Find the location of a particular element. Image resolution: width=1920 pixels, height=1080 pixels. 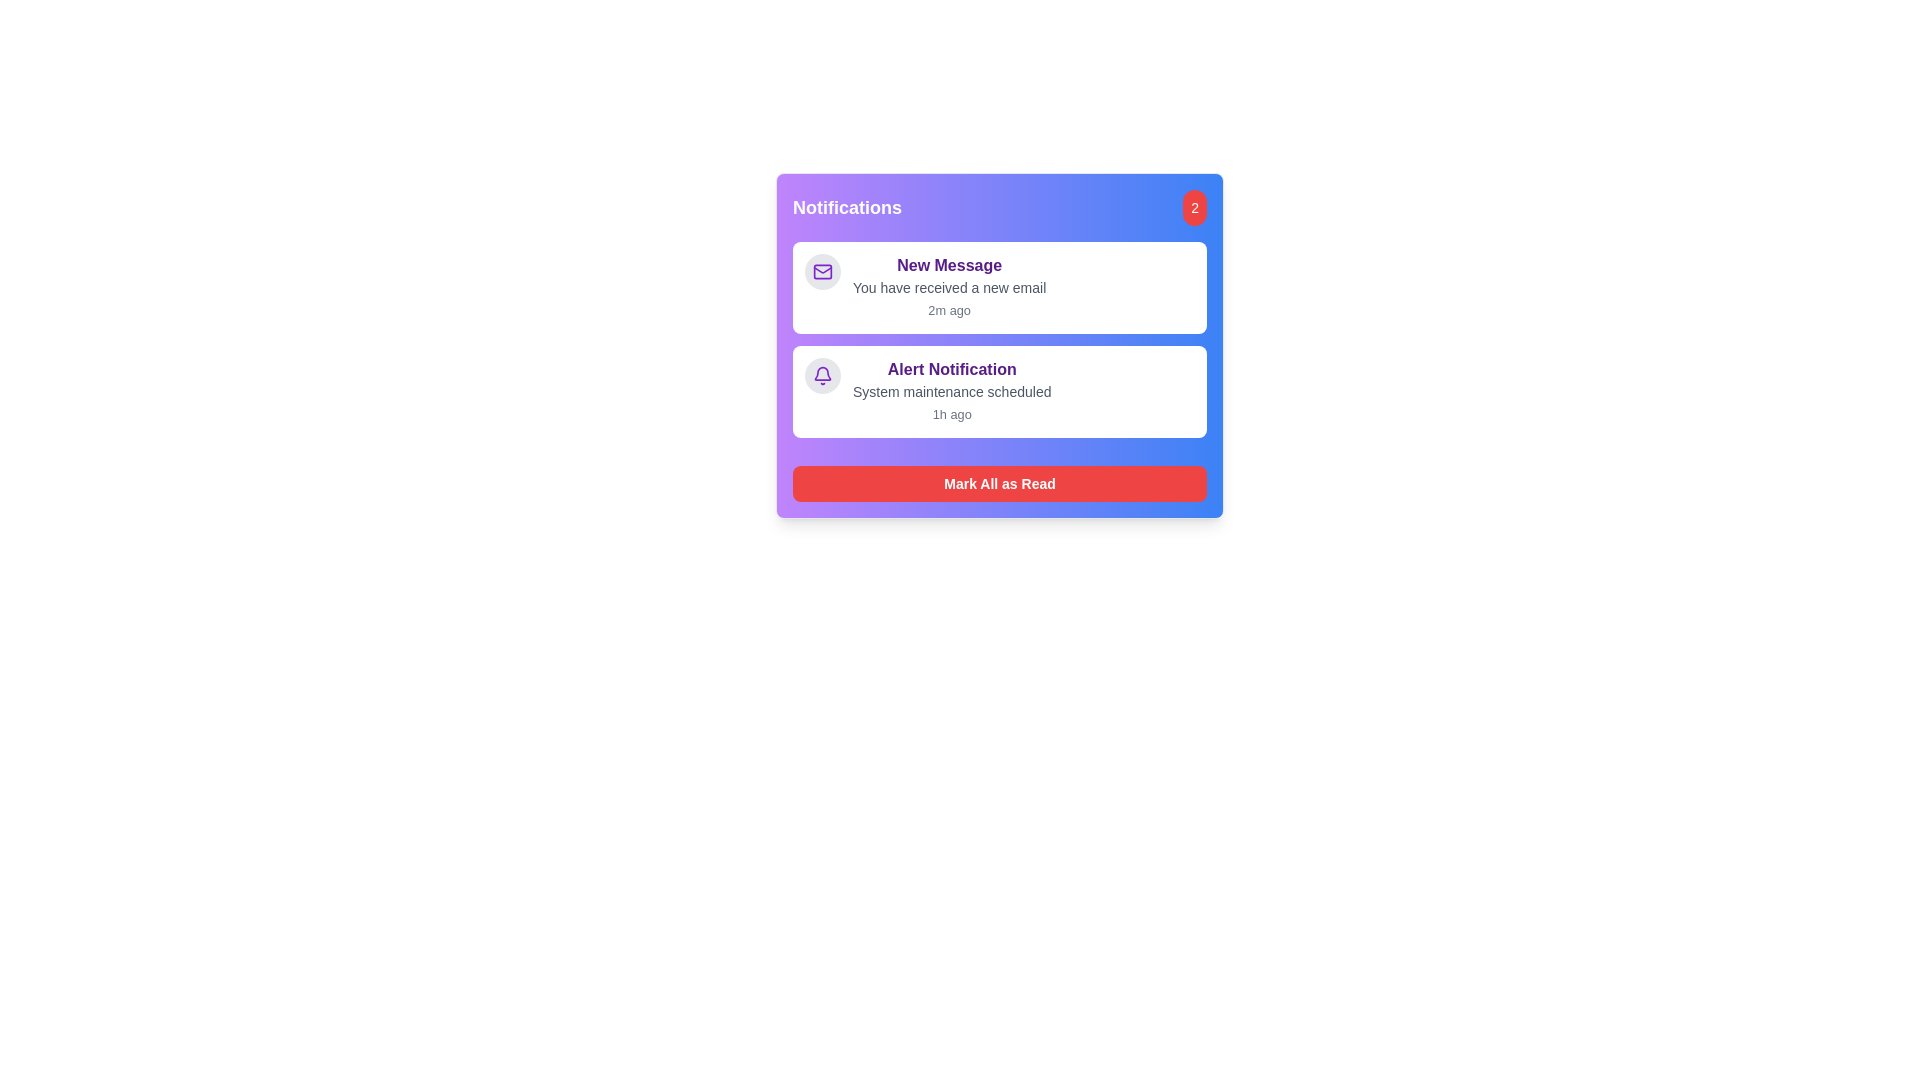

the Notification item card displaying system maintenance information, located in the second slot of the Notifications panel, to access its context options is located at coordinates (999, 338).